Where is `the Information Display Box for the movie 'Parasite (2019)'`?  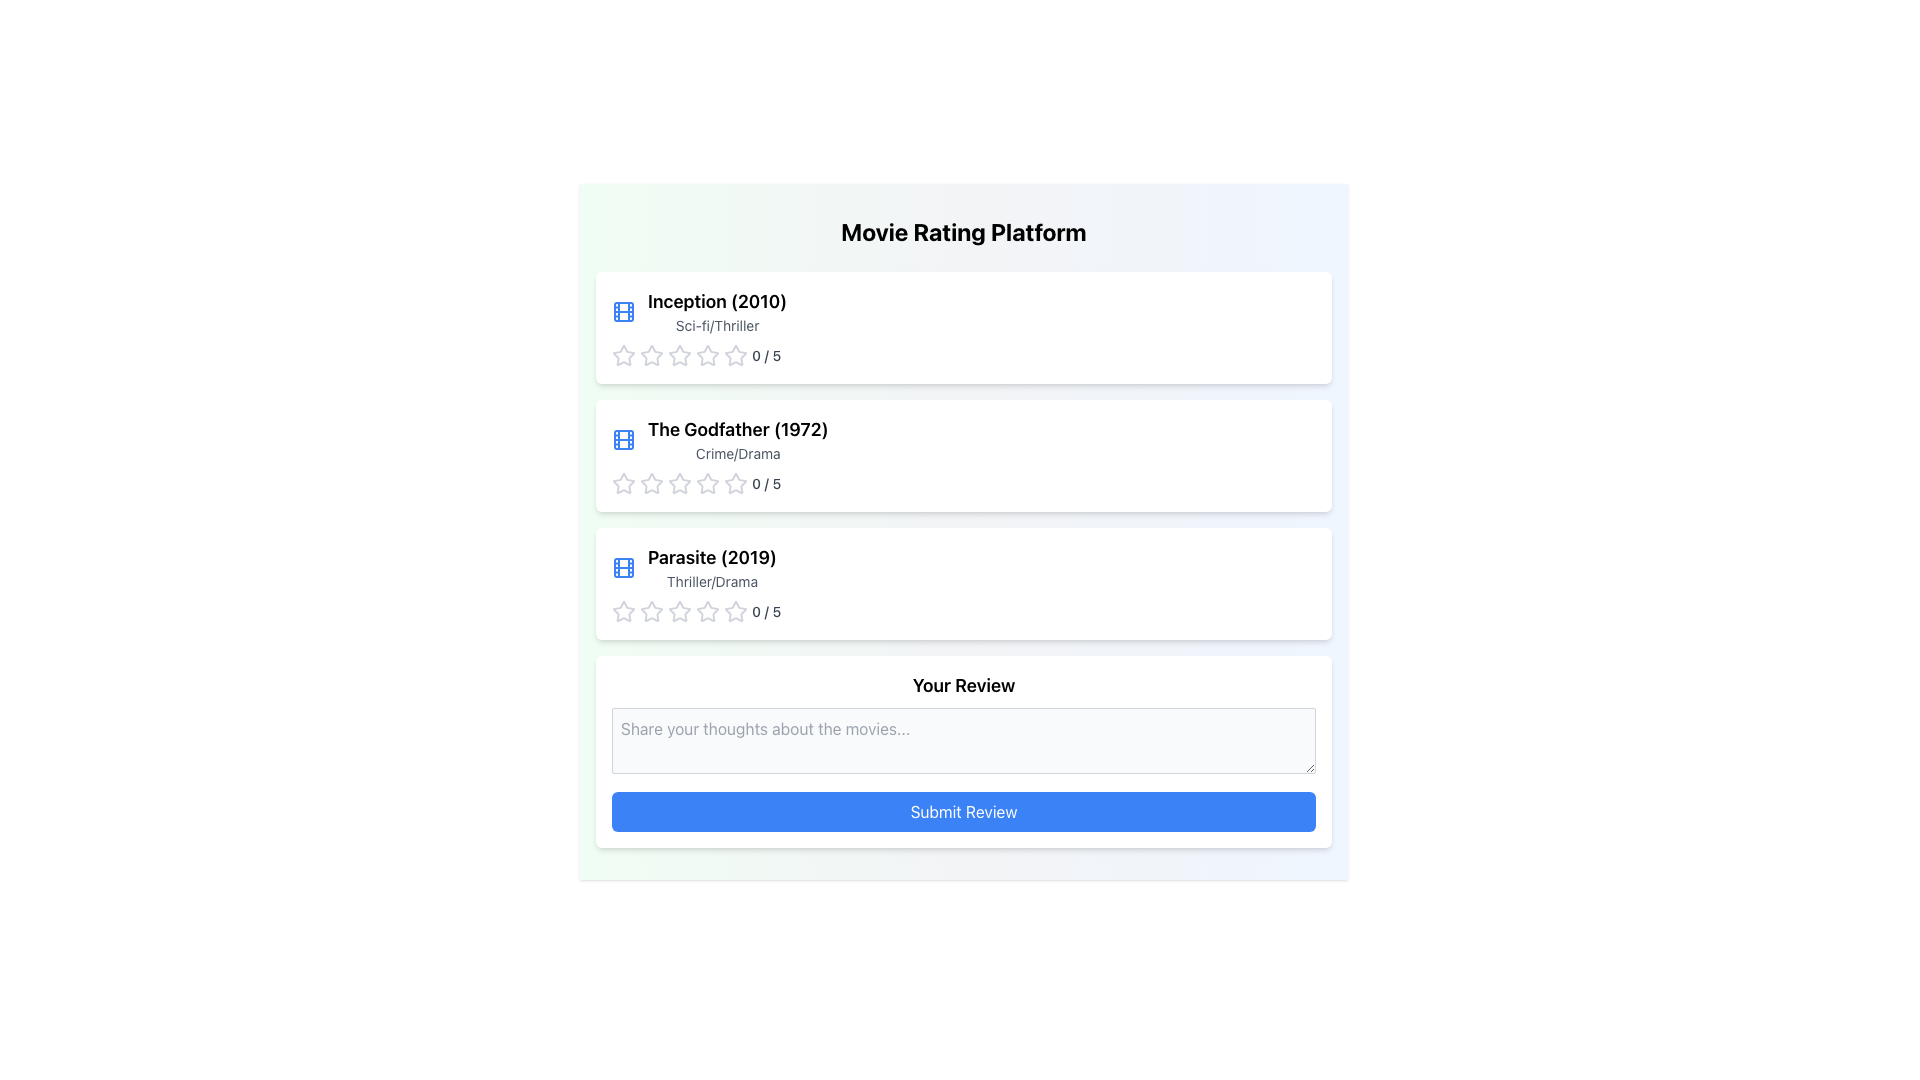 the Information Display Box for the movie 'Parasite (2019)' is located at coordinates (964, 567).